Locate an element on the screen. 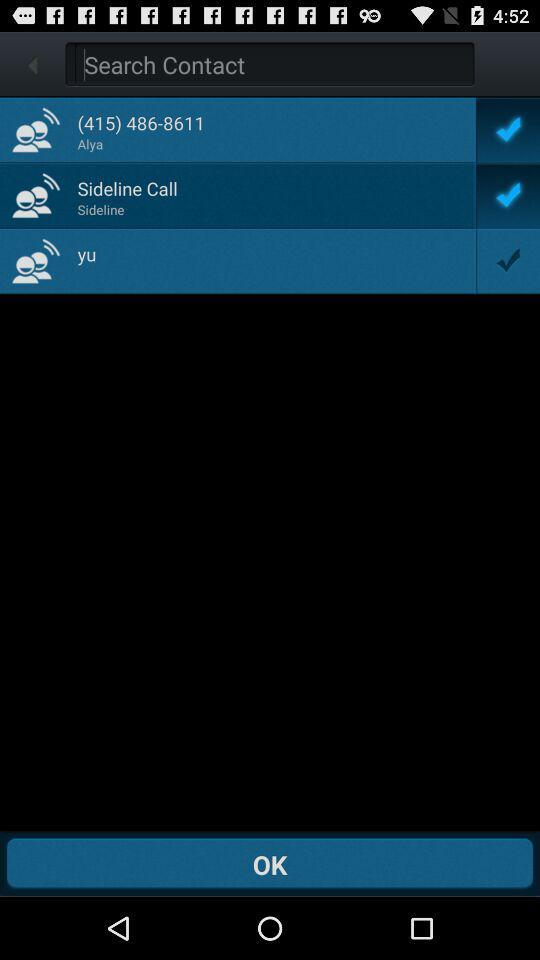  come back is located at coordinates (273, 64).